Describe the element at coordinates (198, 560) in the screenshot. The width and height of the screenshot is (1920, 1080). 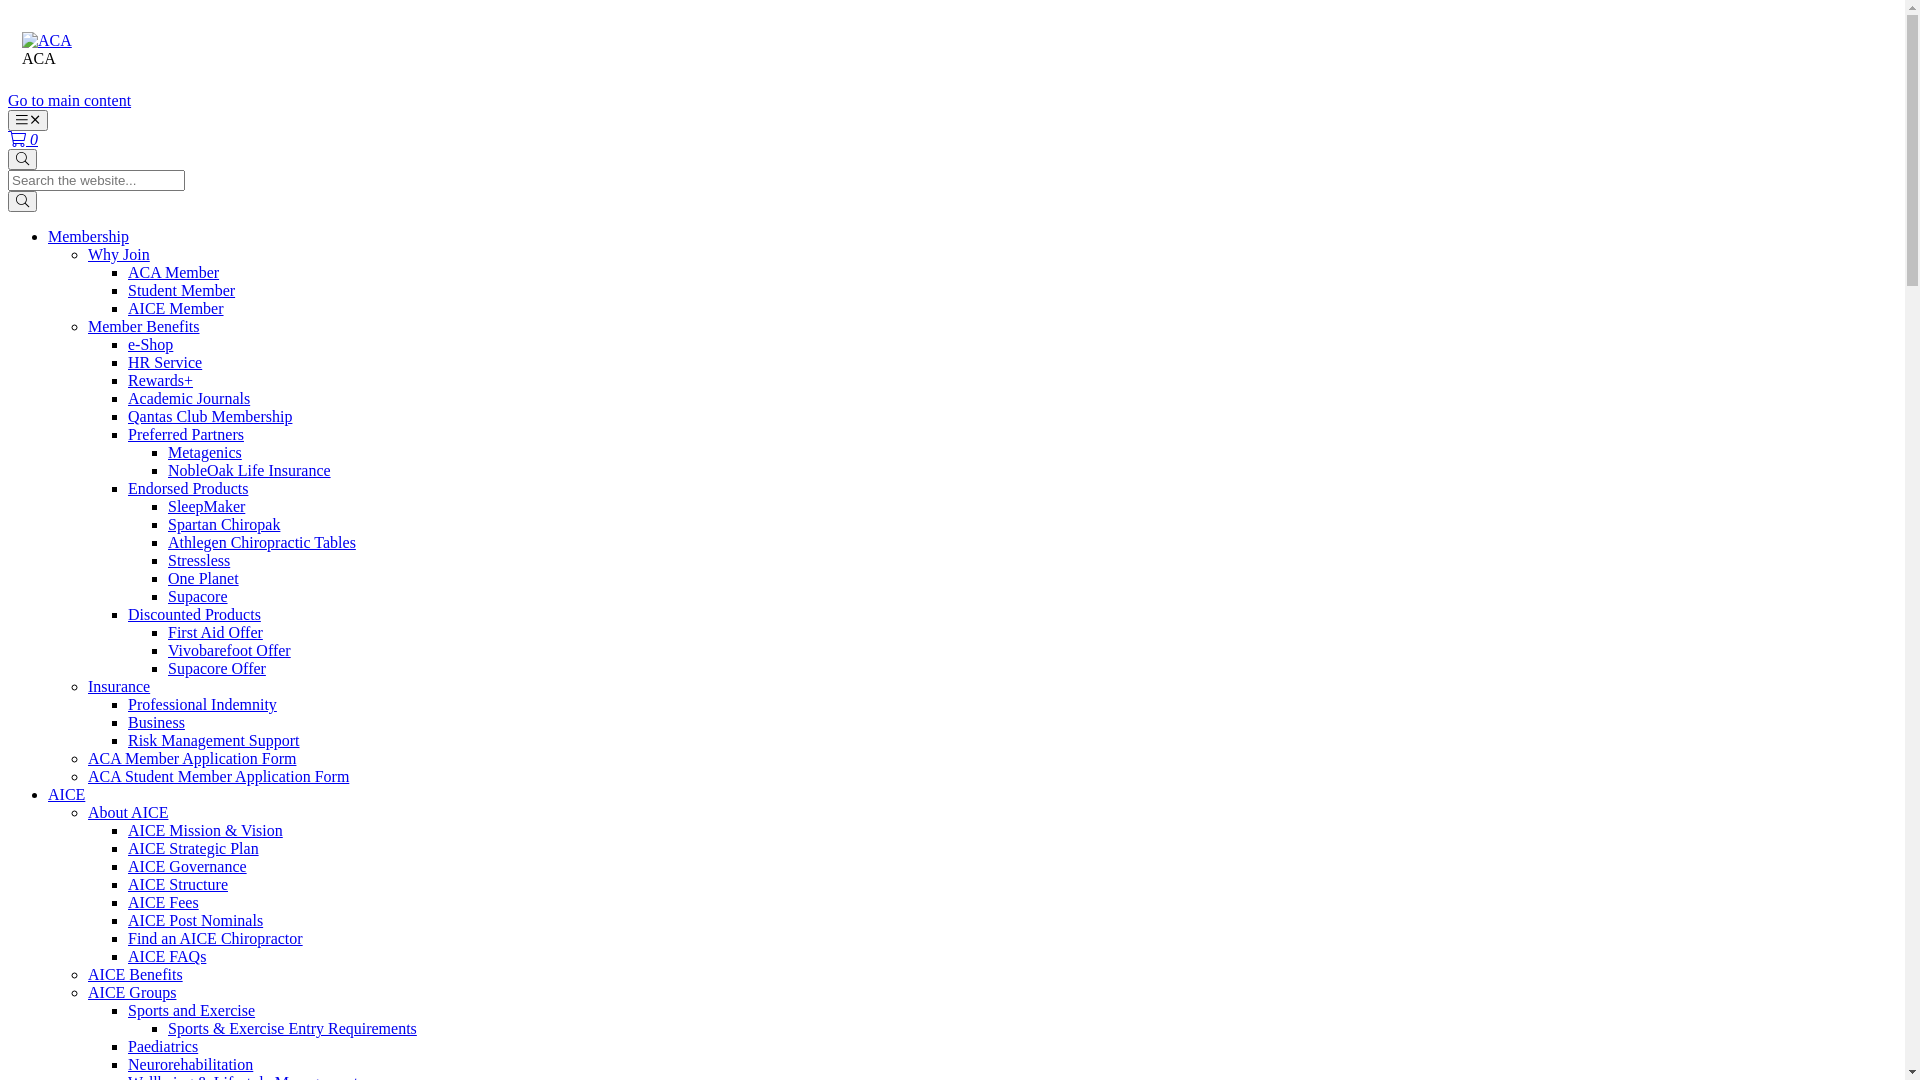
I see `'Stressless'` at that location.